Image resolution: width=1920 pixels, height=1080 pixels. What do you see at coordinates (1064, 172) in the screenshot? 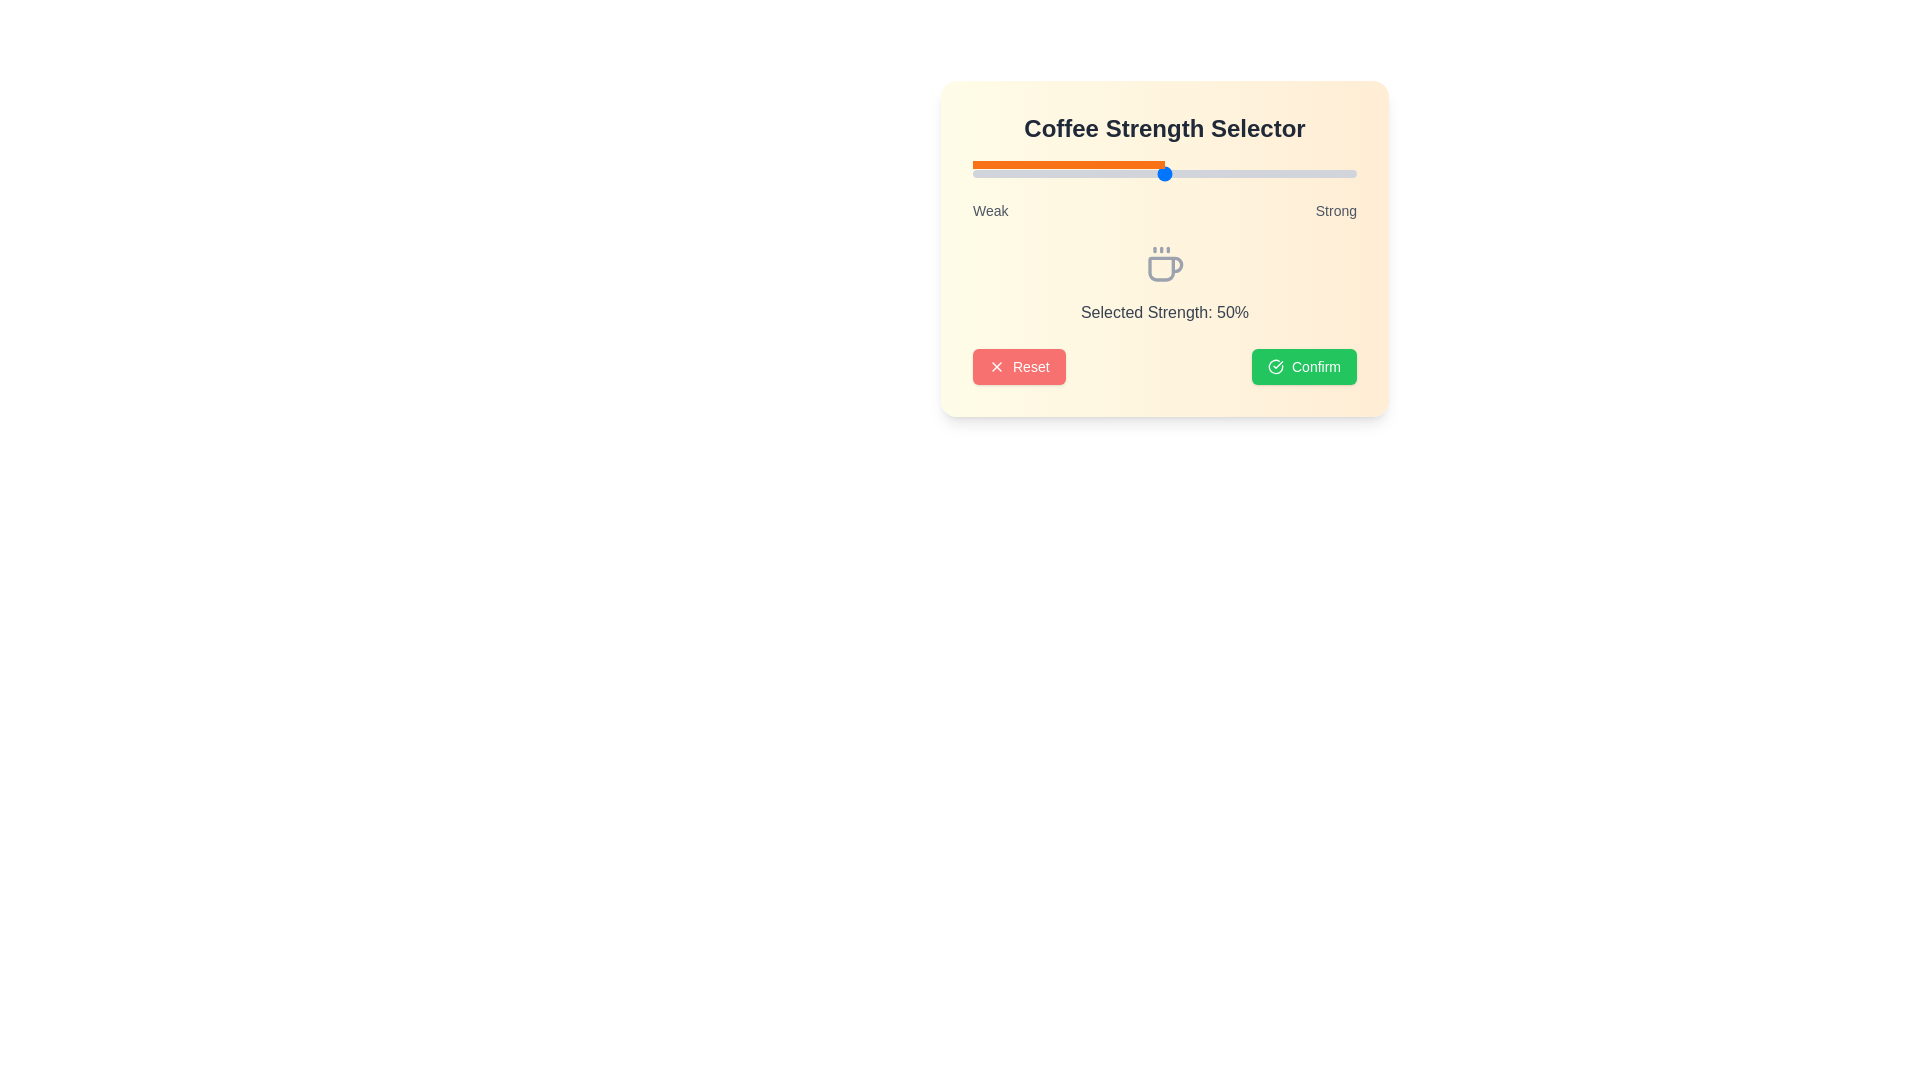
I see `the coffee strength` at bounding box center [1064, 172].